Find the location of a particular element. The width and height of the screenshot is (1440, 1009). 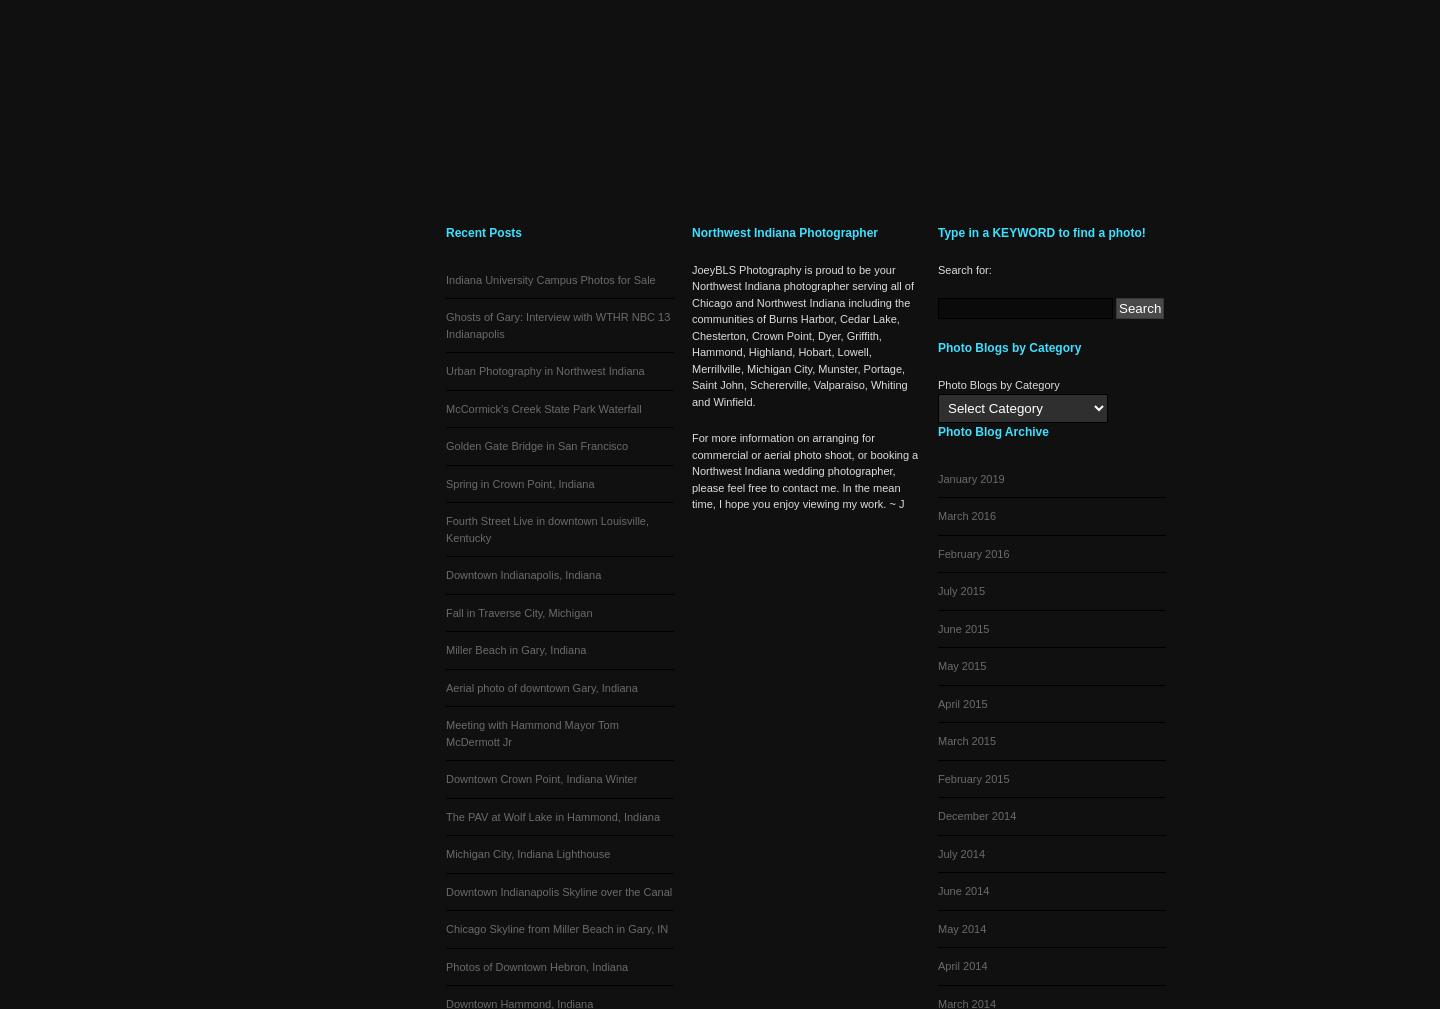

'June 2014' is located at coordinates (938, 891).